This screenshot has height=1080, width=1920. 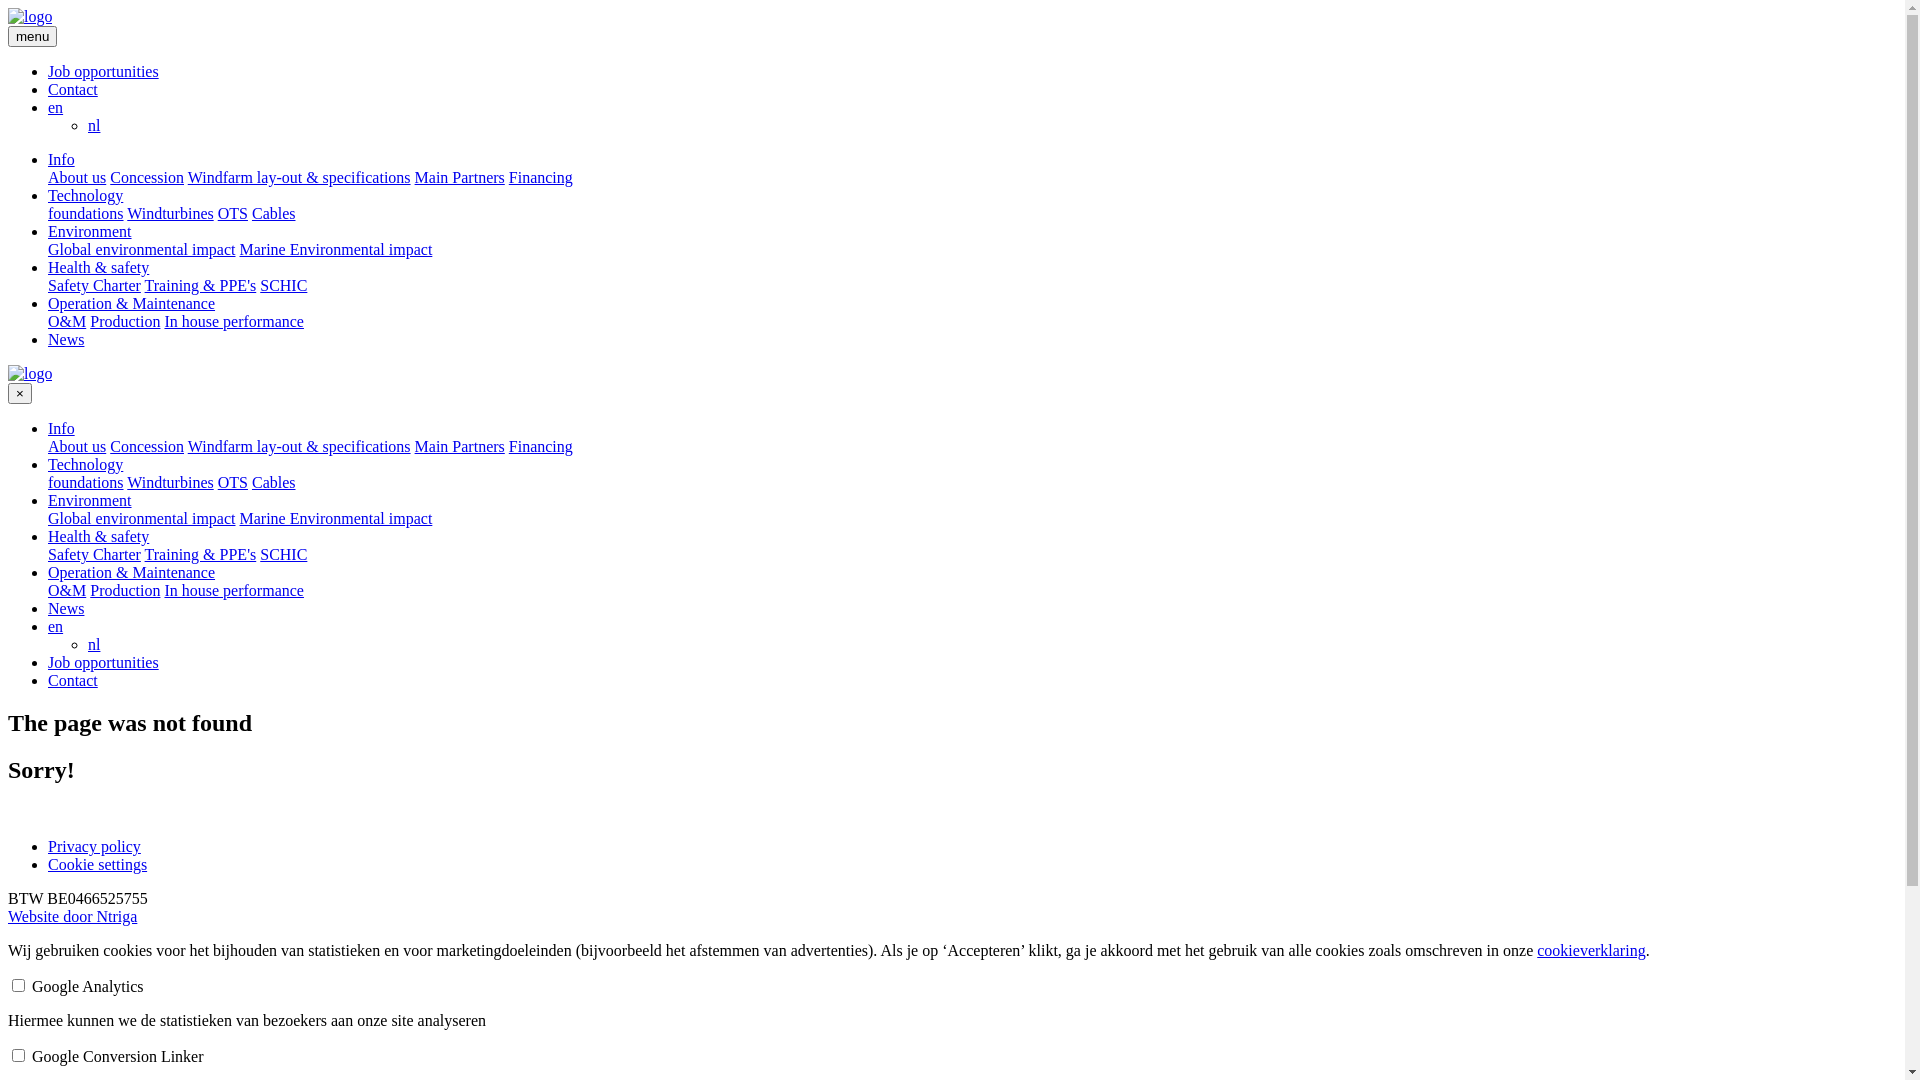 I want to click on 'Financing', so click(x=541, y=445).